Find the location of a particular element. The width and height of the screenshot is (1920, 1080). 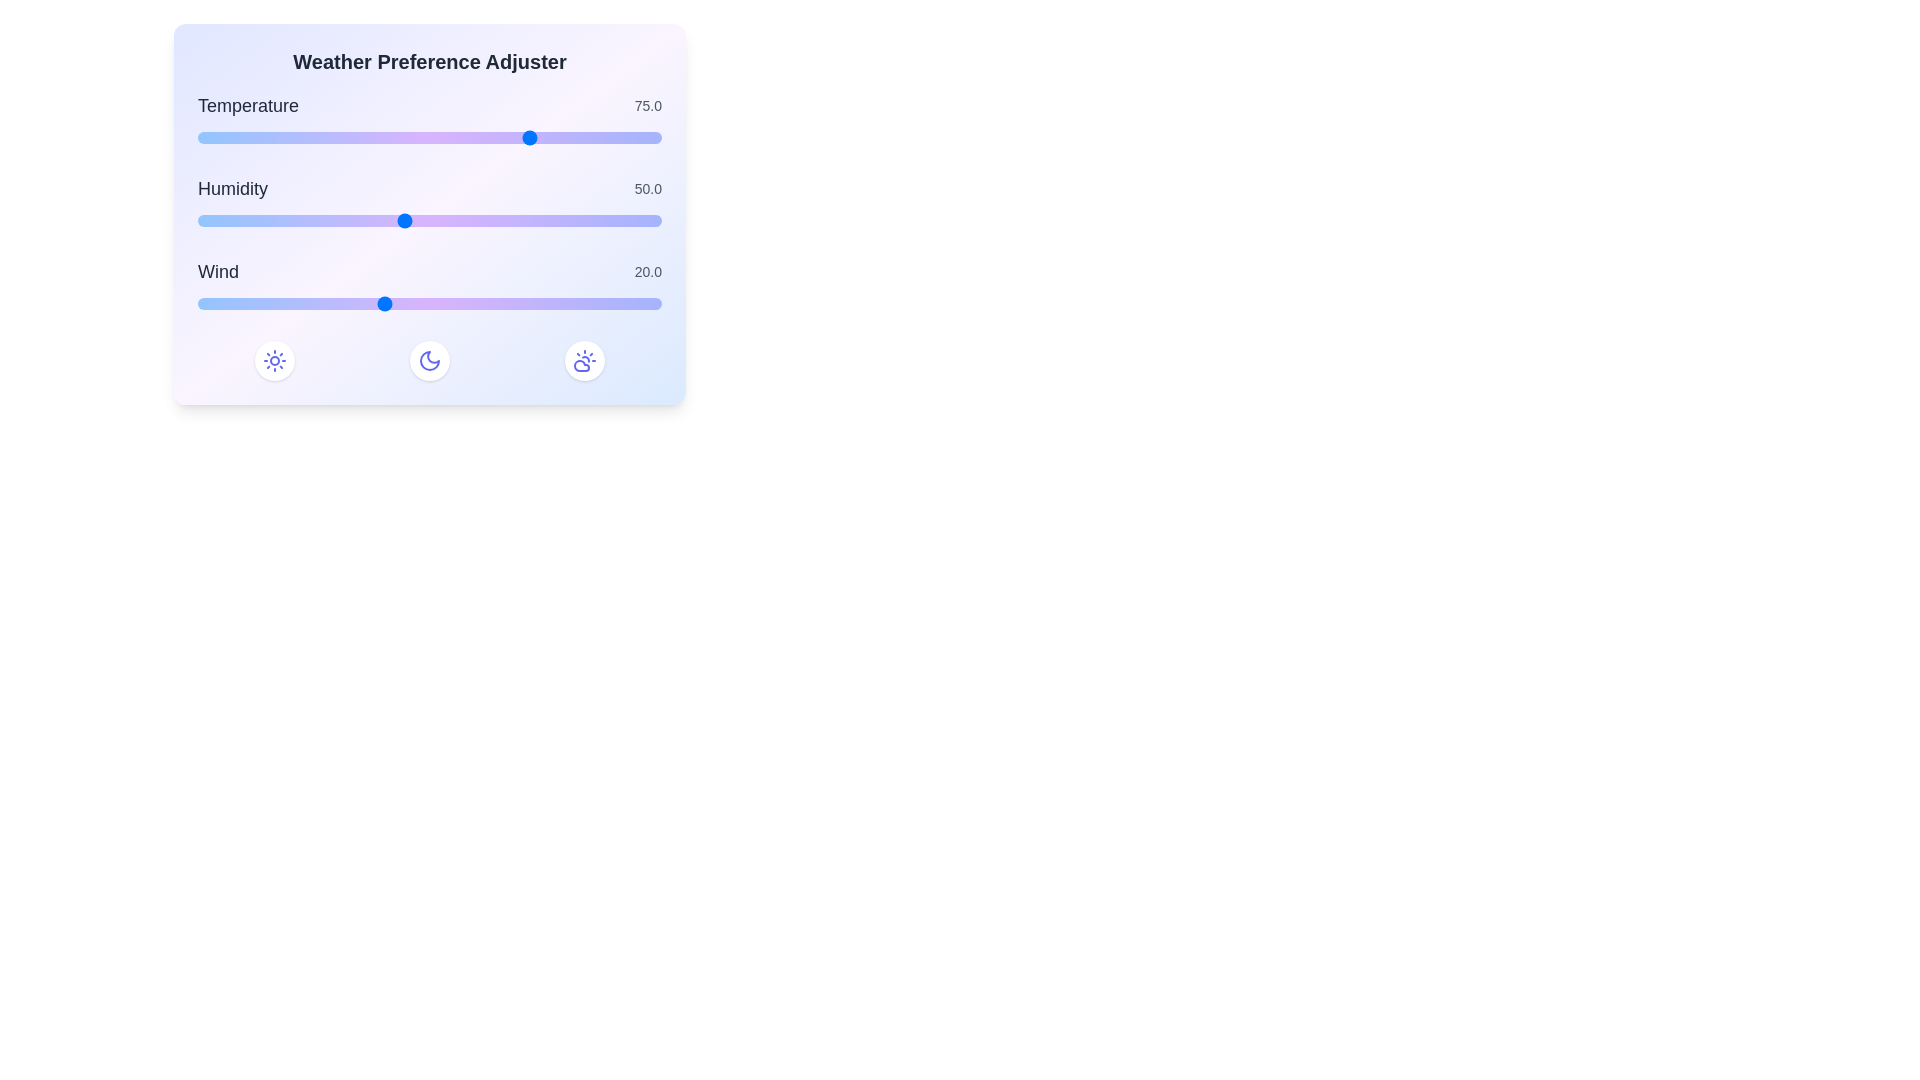

the sun icon button located at the bottom-right corner of the 'Weather Preference Adjuster' panel is located at coordinates (274, 361).